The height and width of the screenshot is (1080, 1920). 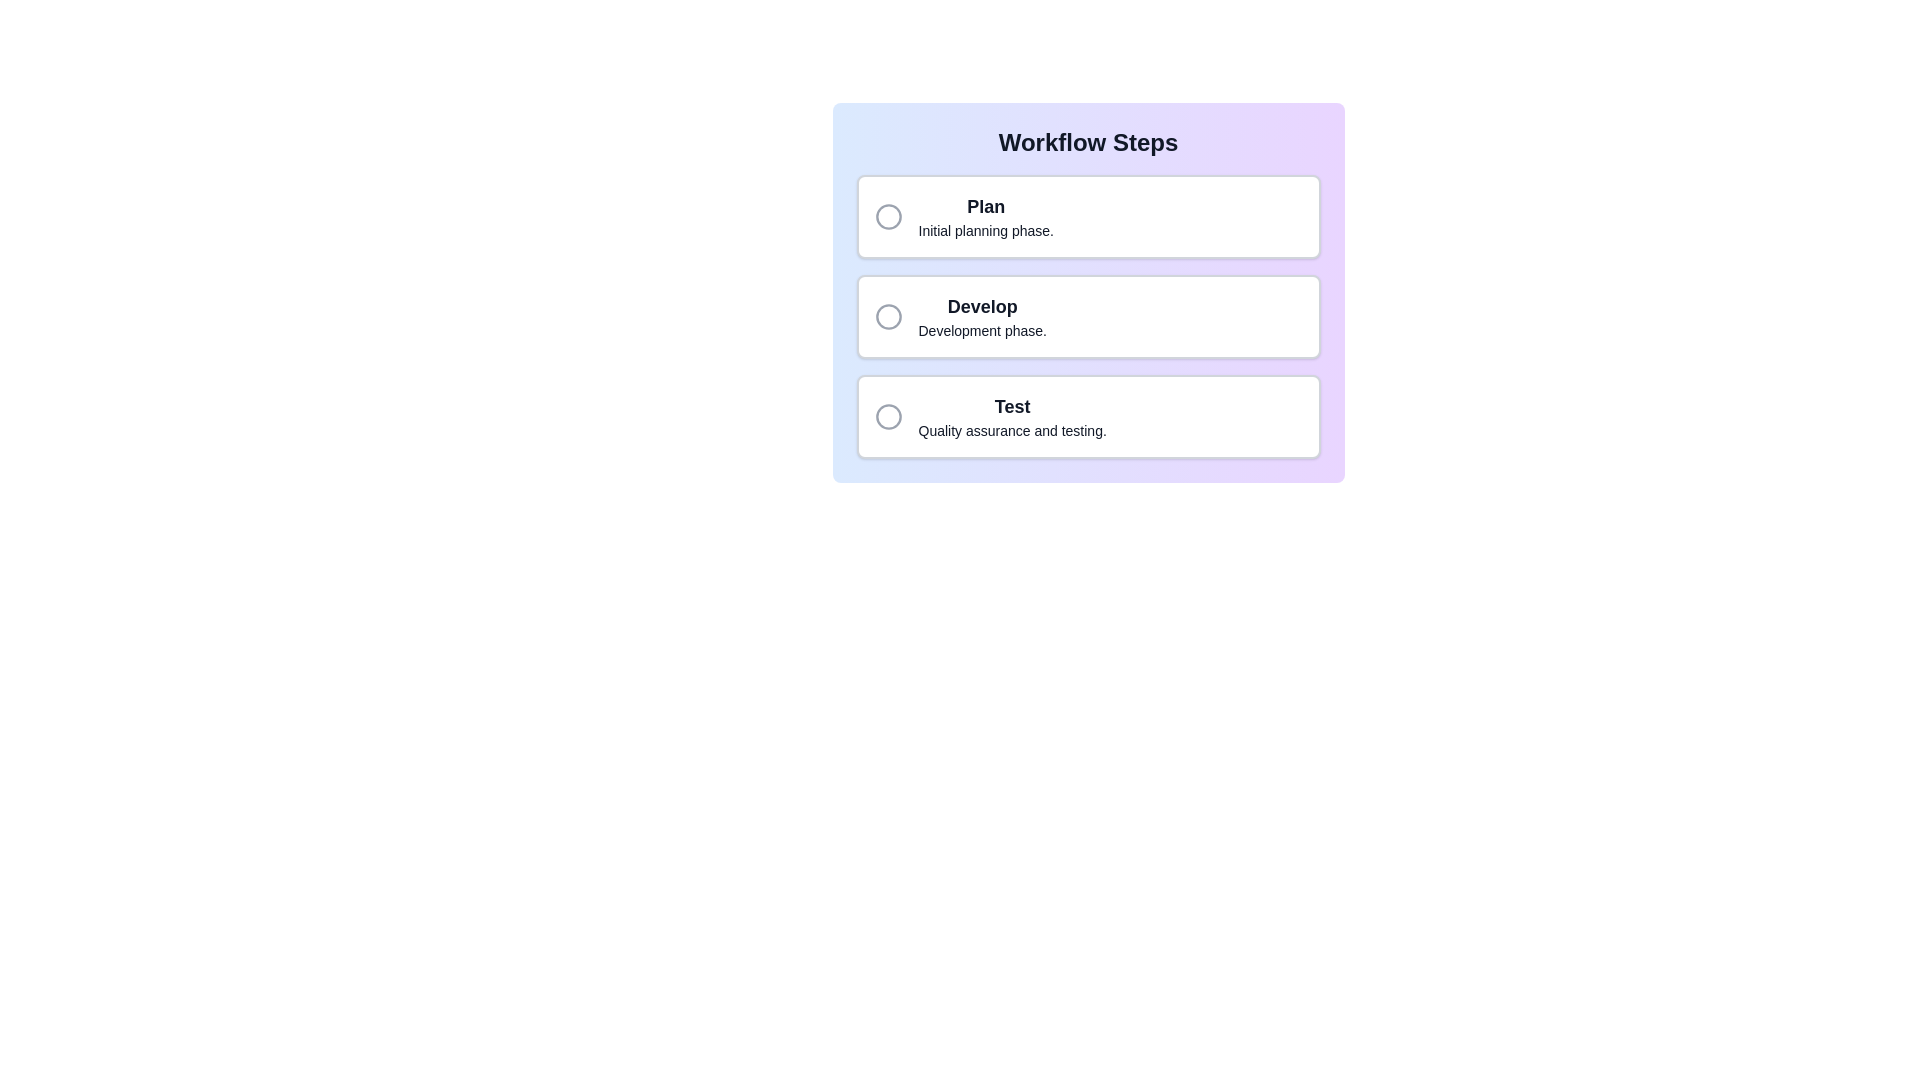 I want to click on the first radio button labeled 'Plan', so click(x=1087, y=216).